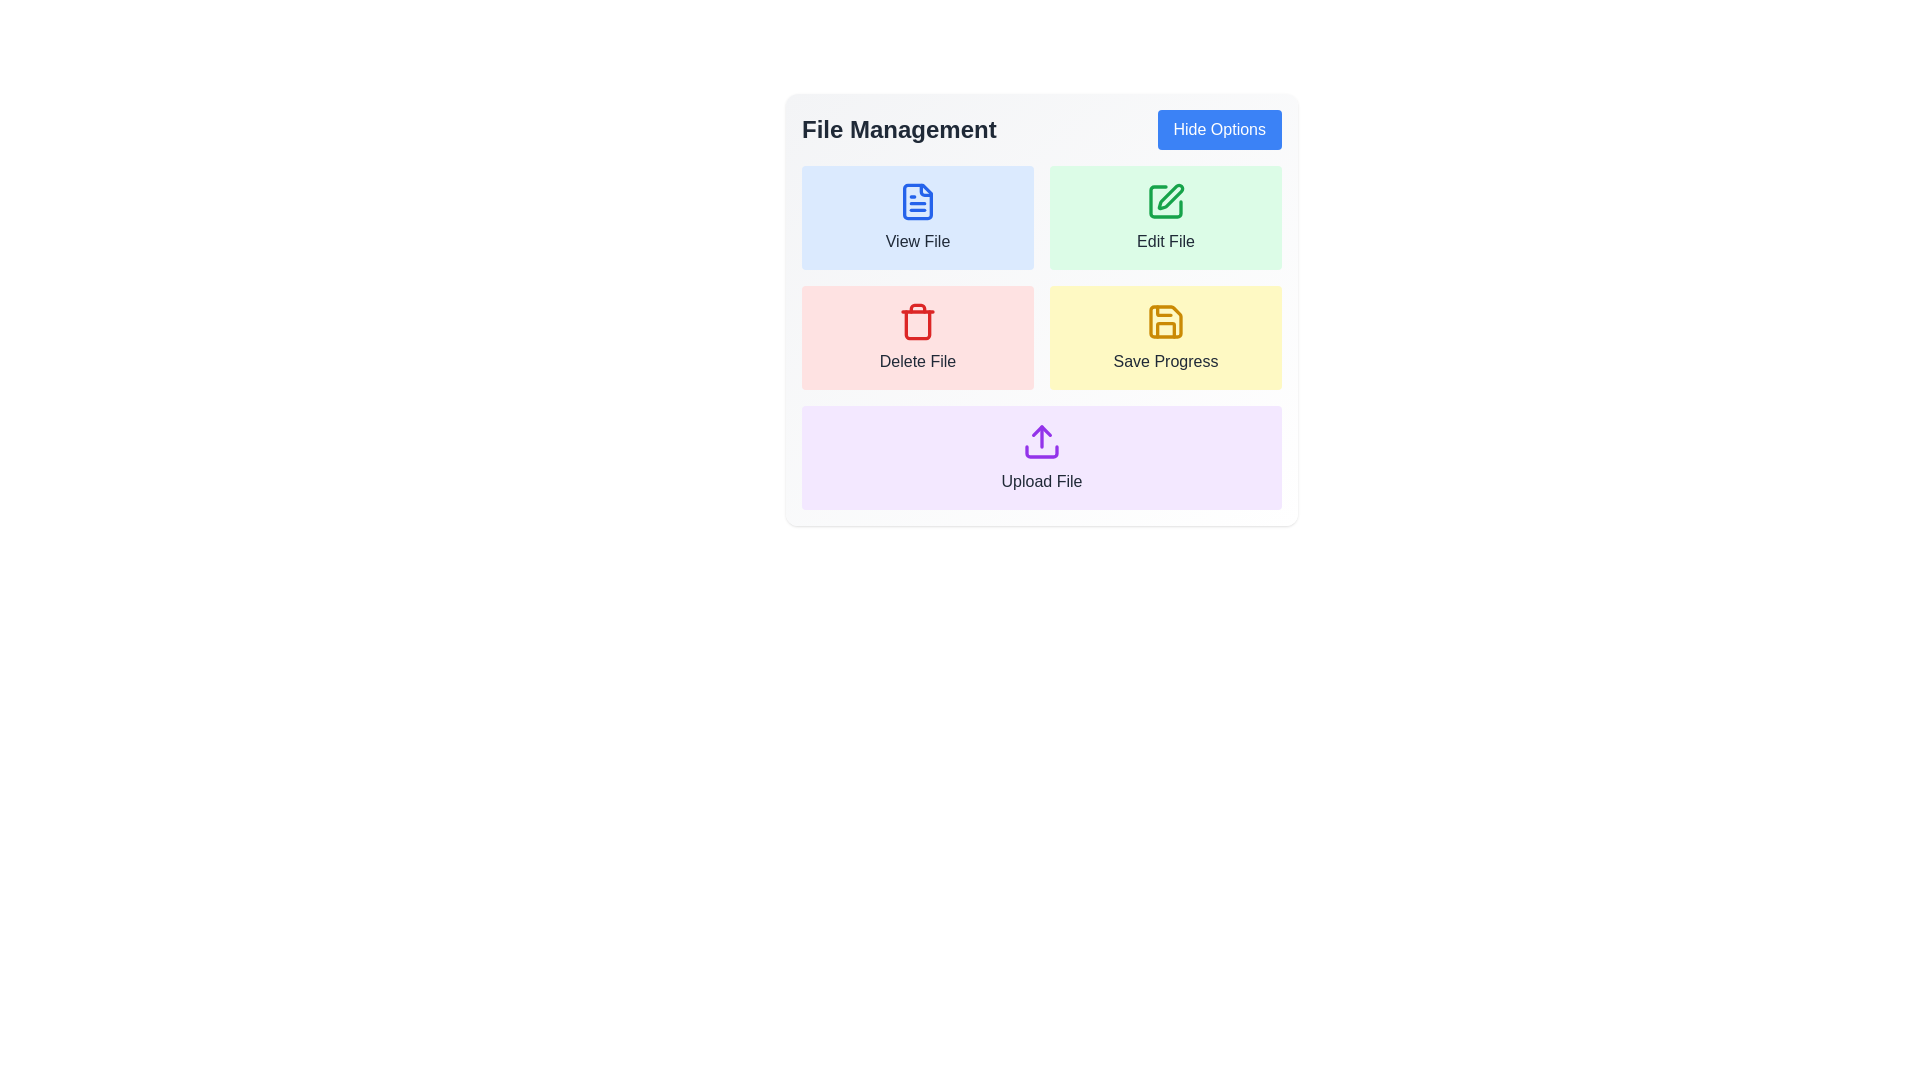 The width and height of the screenshot is (1920, 1080). What do you see at coordinates (925, 190) in the screenshot?
I see `the Decorative SVG component representing the top corner of the file icon, located in the top-left corner of the blue box labeled 'View File'` at bounding box center [925, 190].